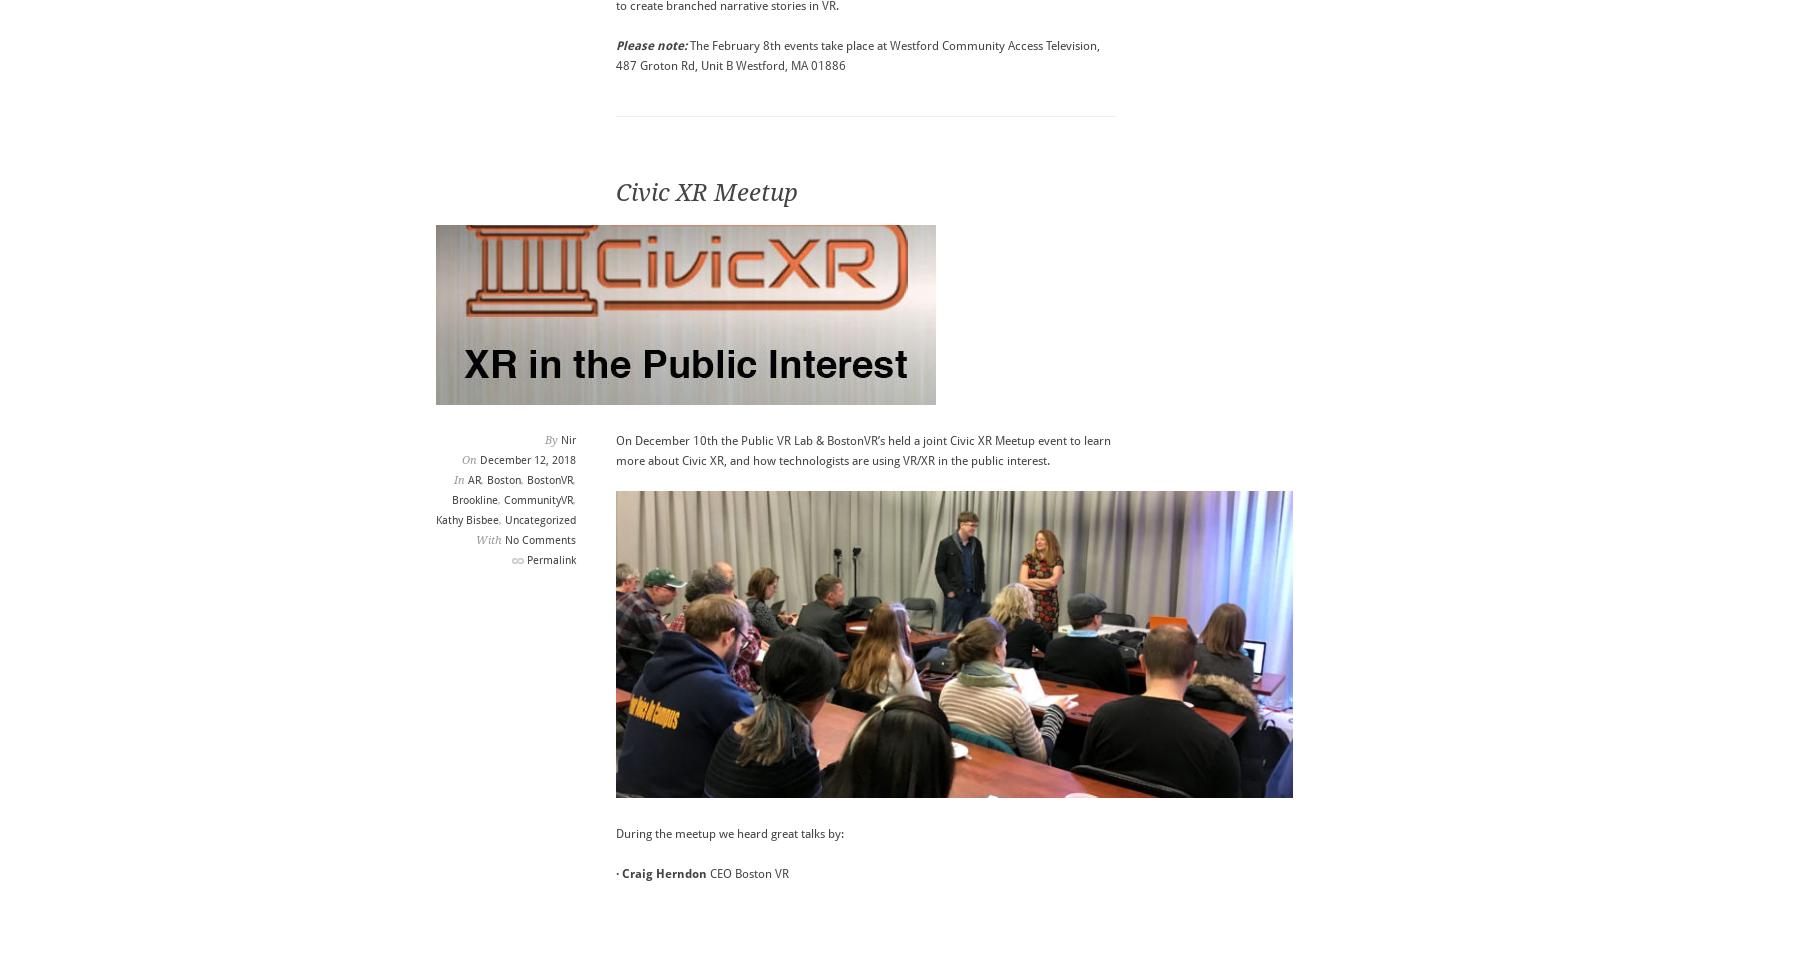  Describe the element at coordinates (473, 499) in the screenshot. I see `'Brookline'` at that location.